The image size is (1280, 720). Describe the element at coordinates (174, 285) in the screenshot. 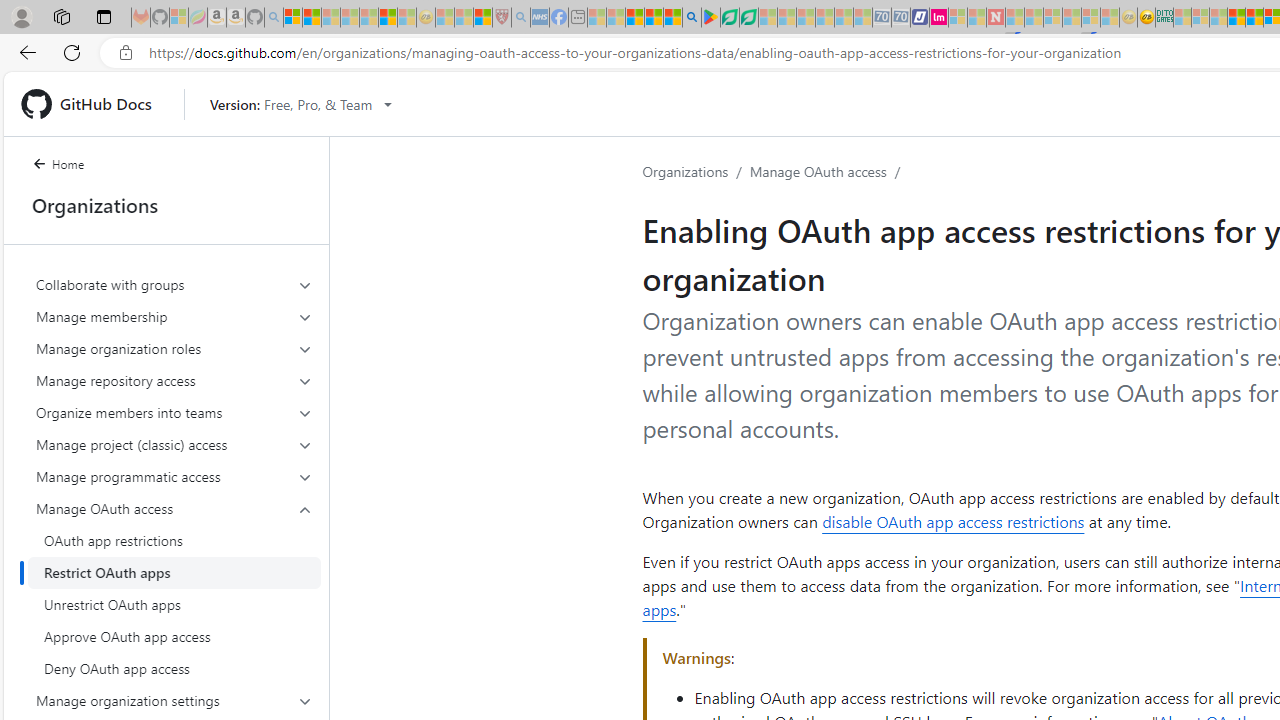

I see `'Collaborate with groups'` at that location.